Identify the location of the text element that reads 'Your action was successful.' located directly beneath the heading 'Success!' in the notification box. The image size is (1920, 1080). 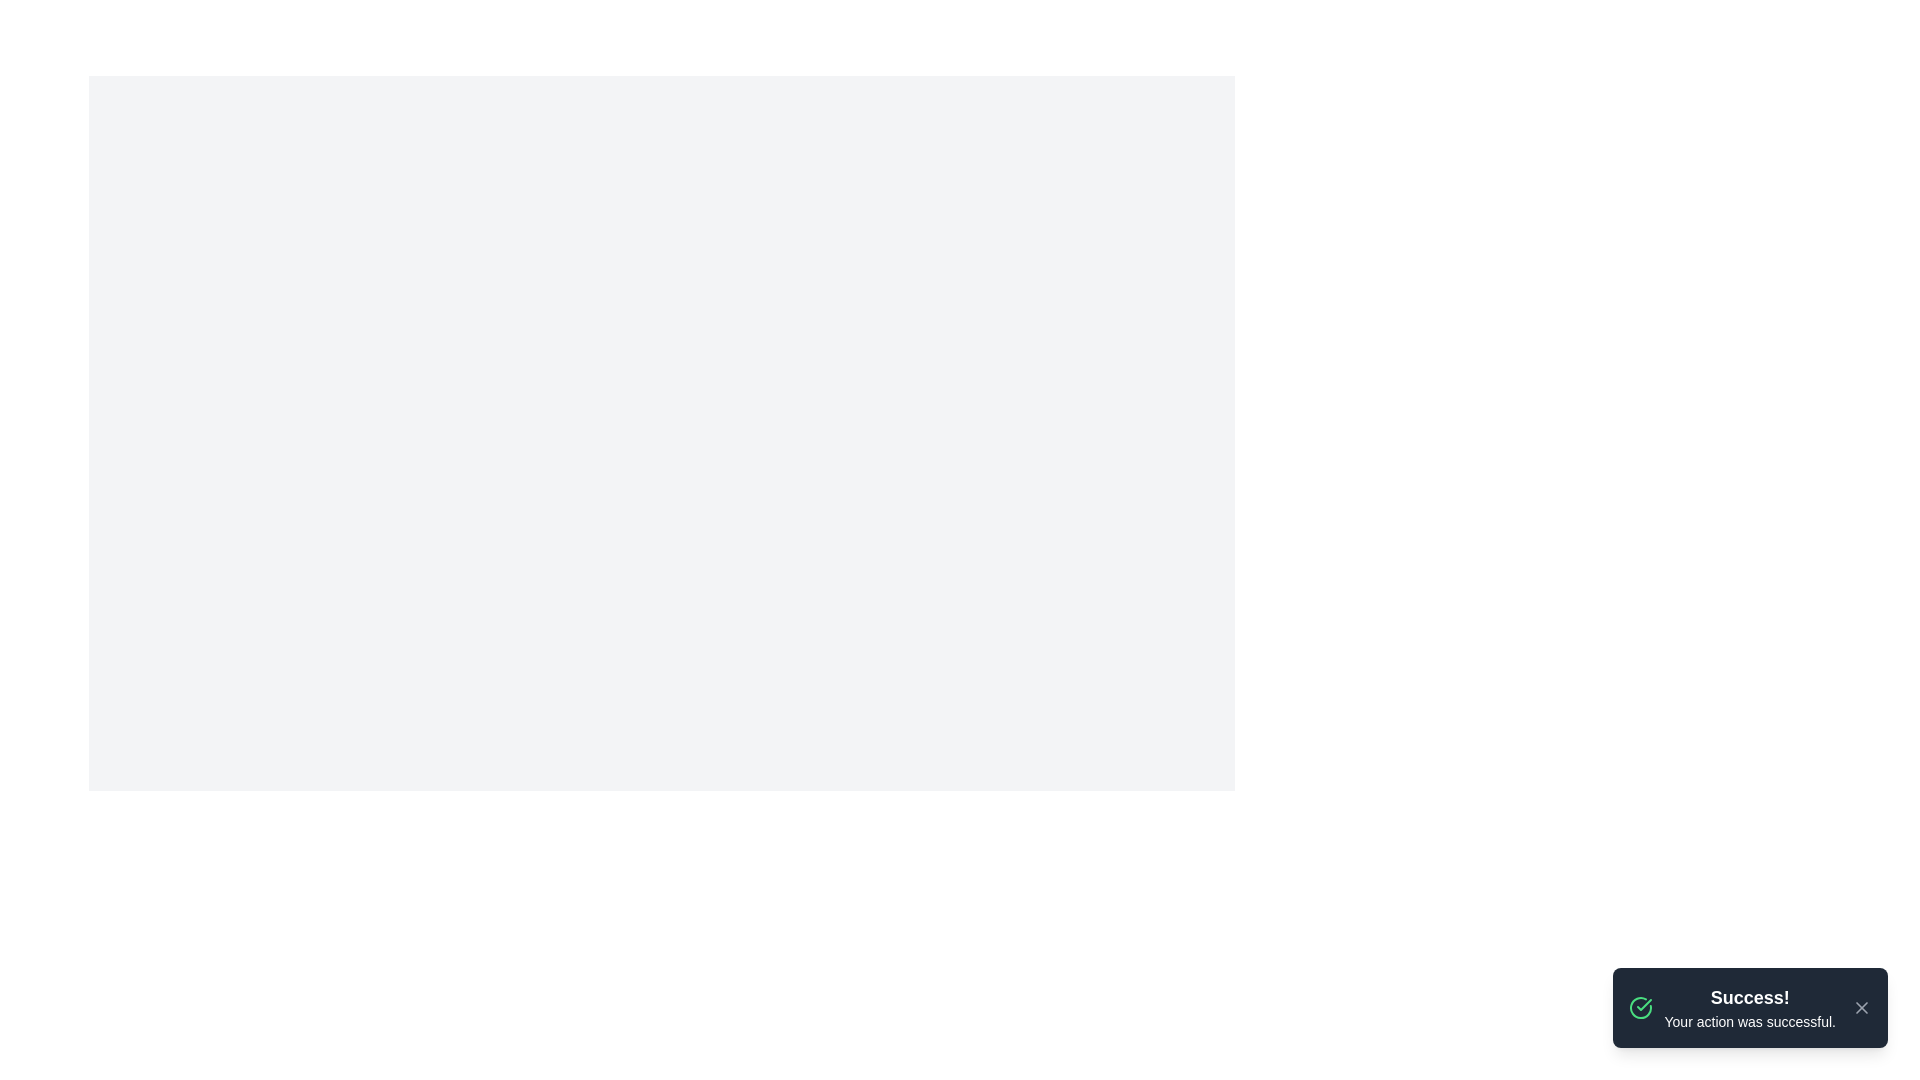
(1749, 1022).